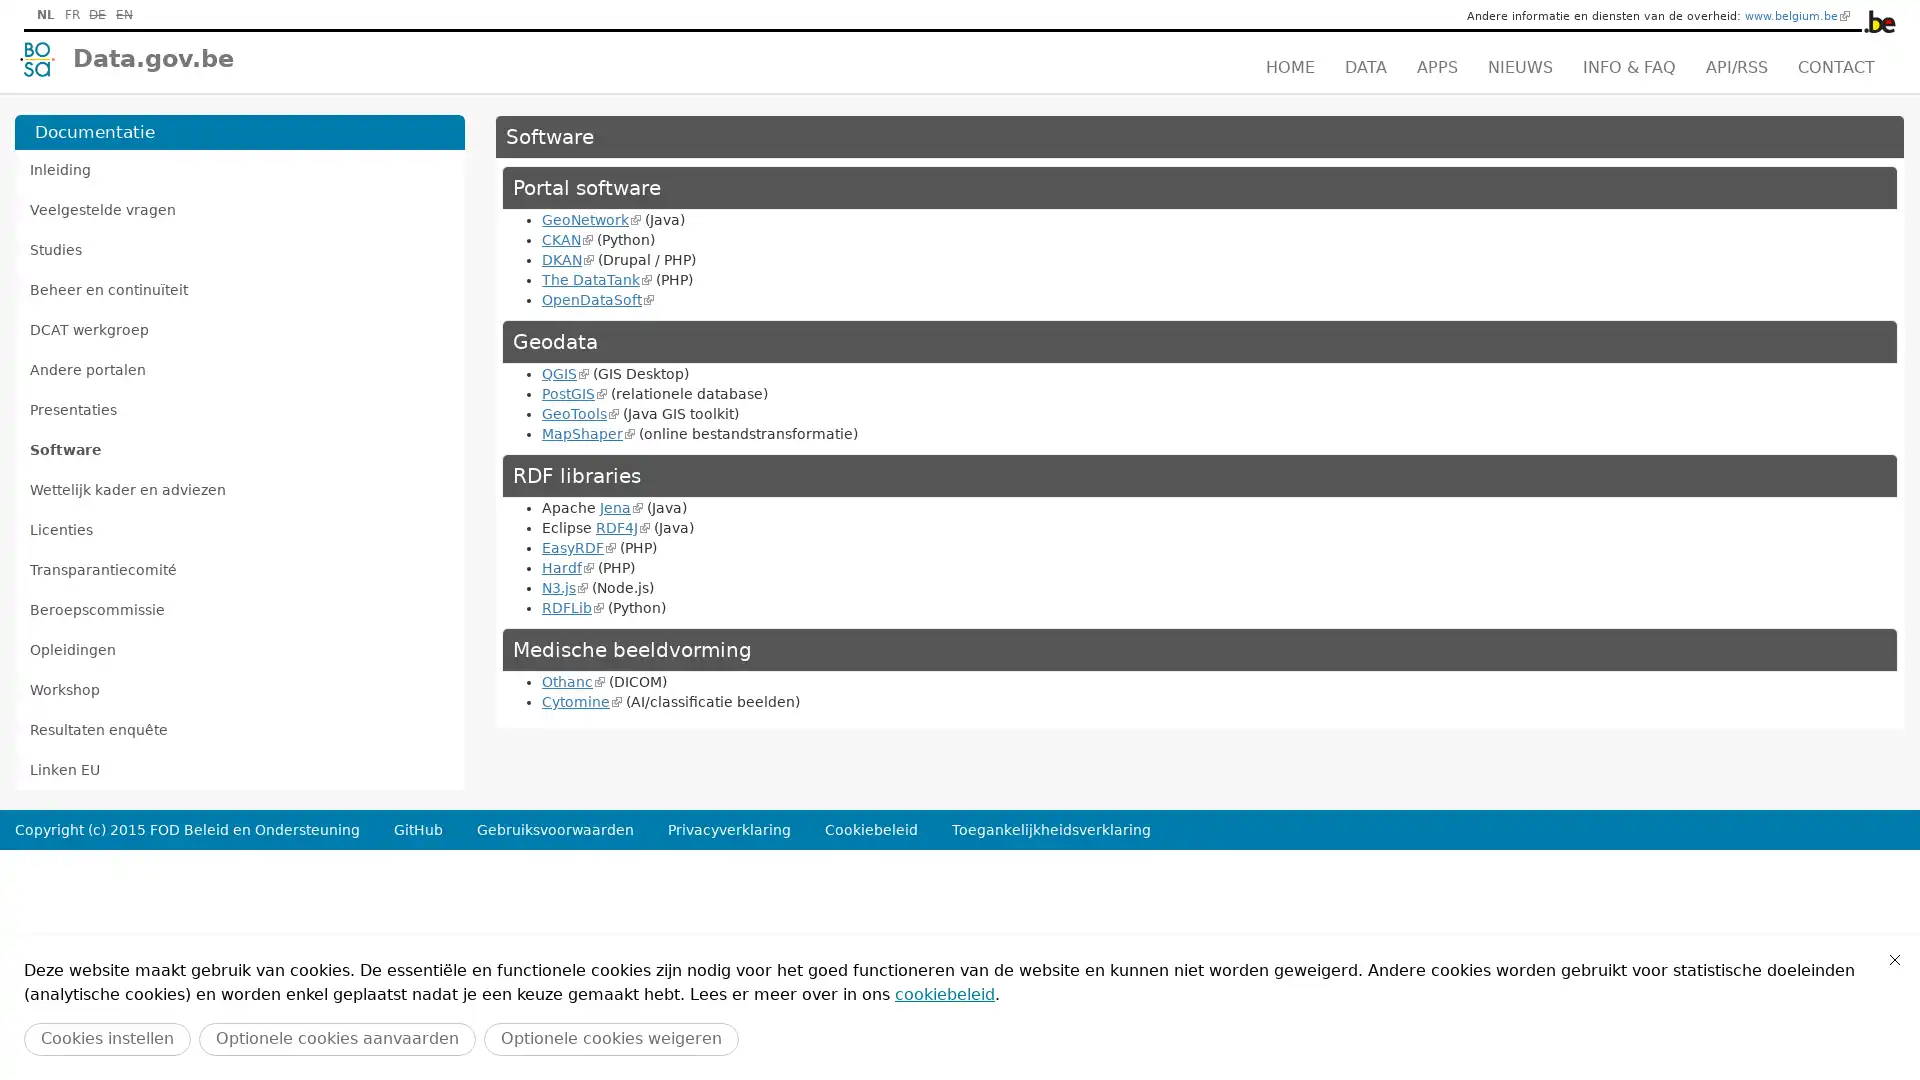 The width and height of the screenshot is (1920, 1080). Describe the element at coordinates (106, 1038) in the screenshot. I see `Cookies instellen` at that location.